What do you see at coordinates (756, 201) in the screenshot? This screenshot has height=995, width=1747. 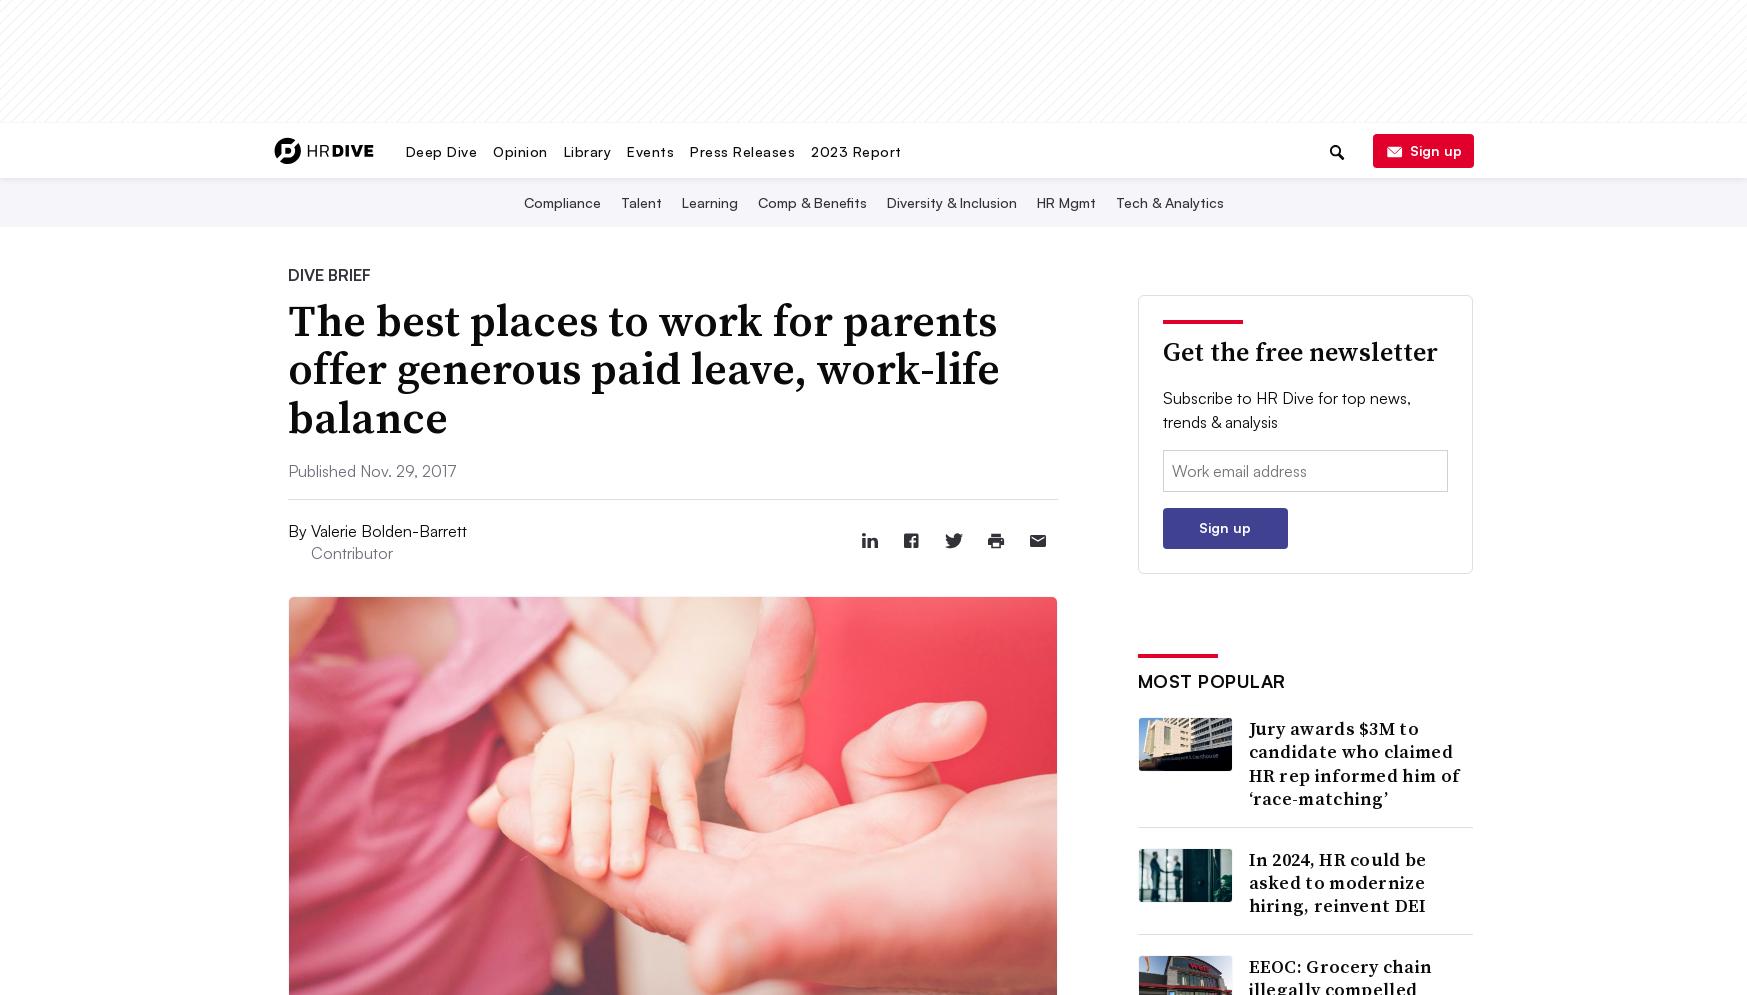 I see `'Comp & Benefits'` at bounding box center [756, 201].